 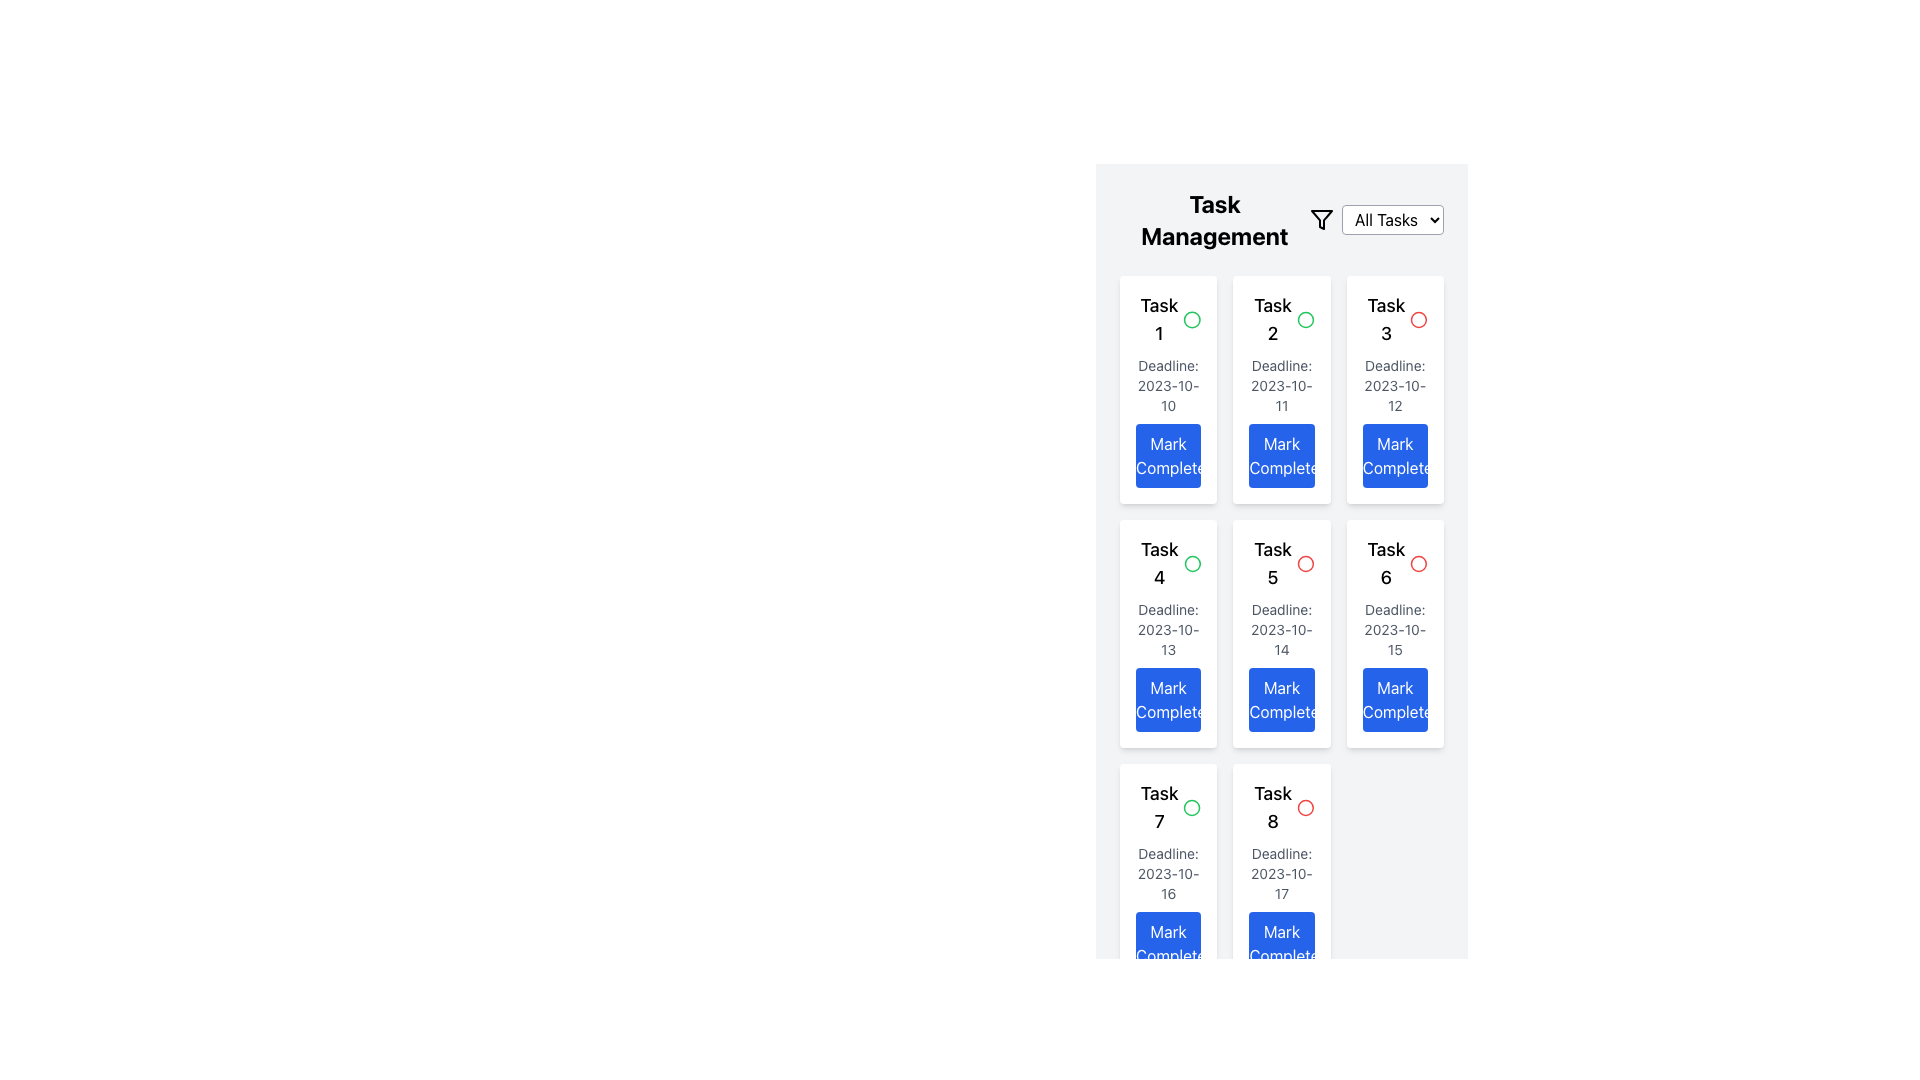 What do you see at coordinates (1394, 385) in the screenshot?
I see `displayed text in the text element that conveys the deadline information for 'Task 3' in the third task card under 'Task Management'` at bounding box center [1394, 385].